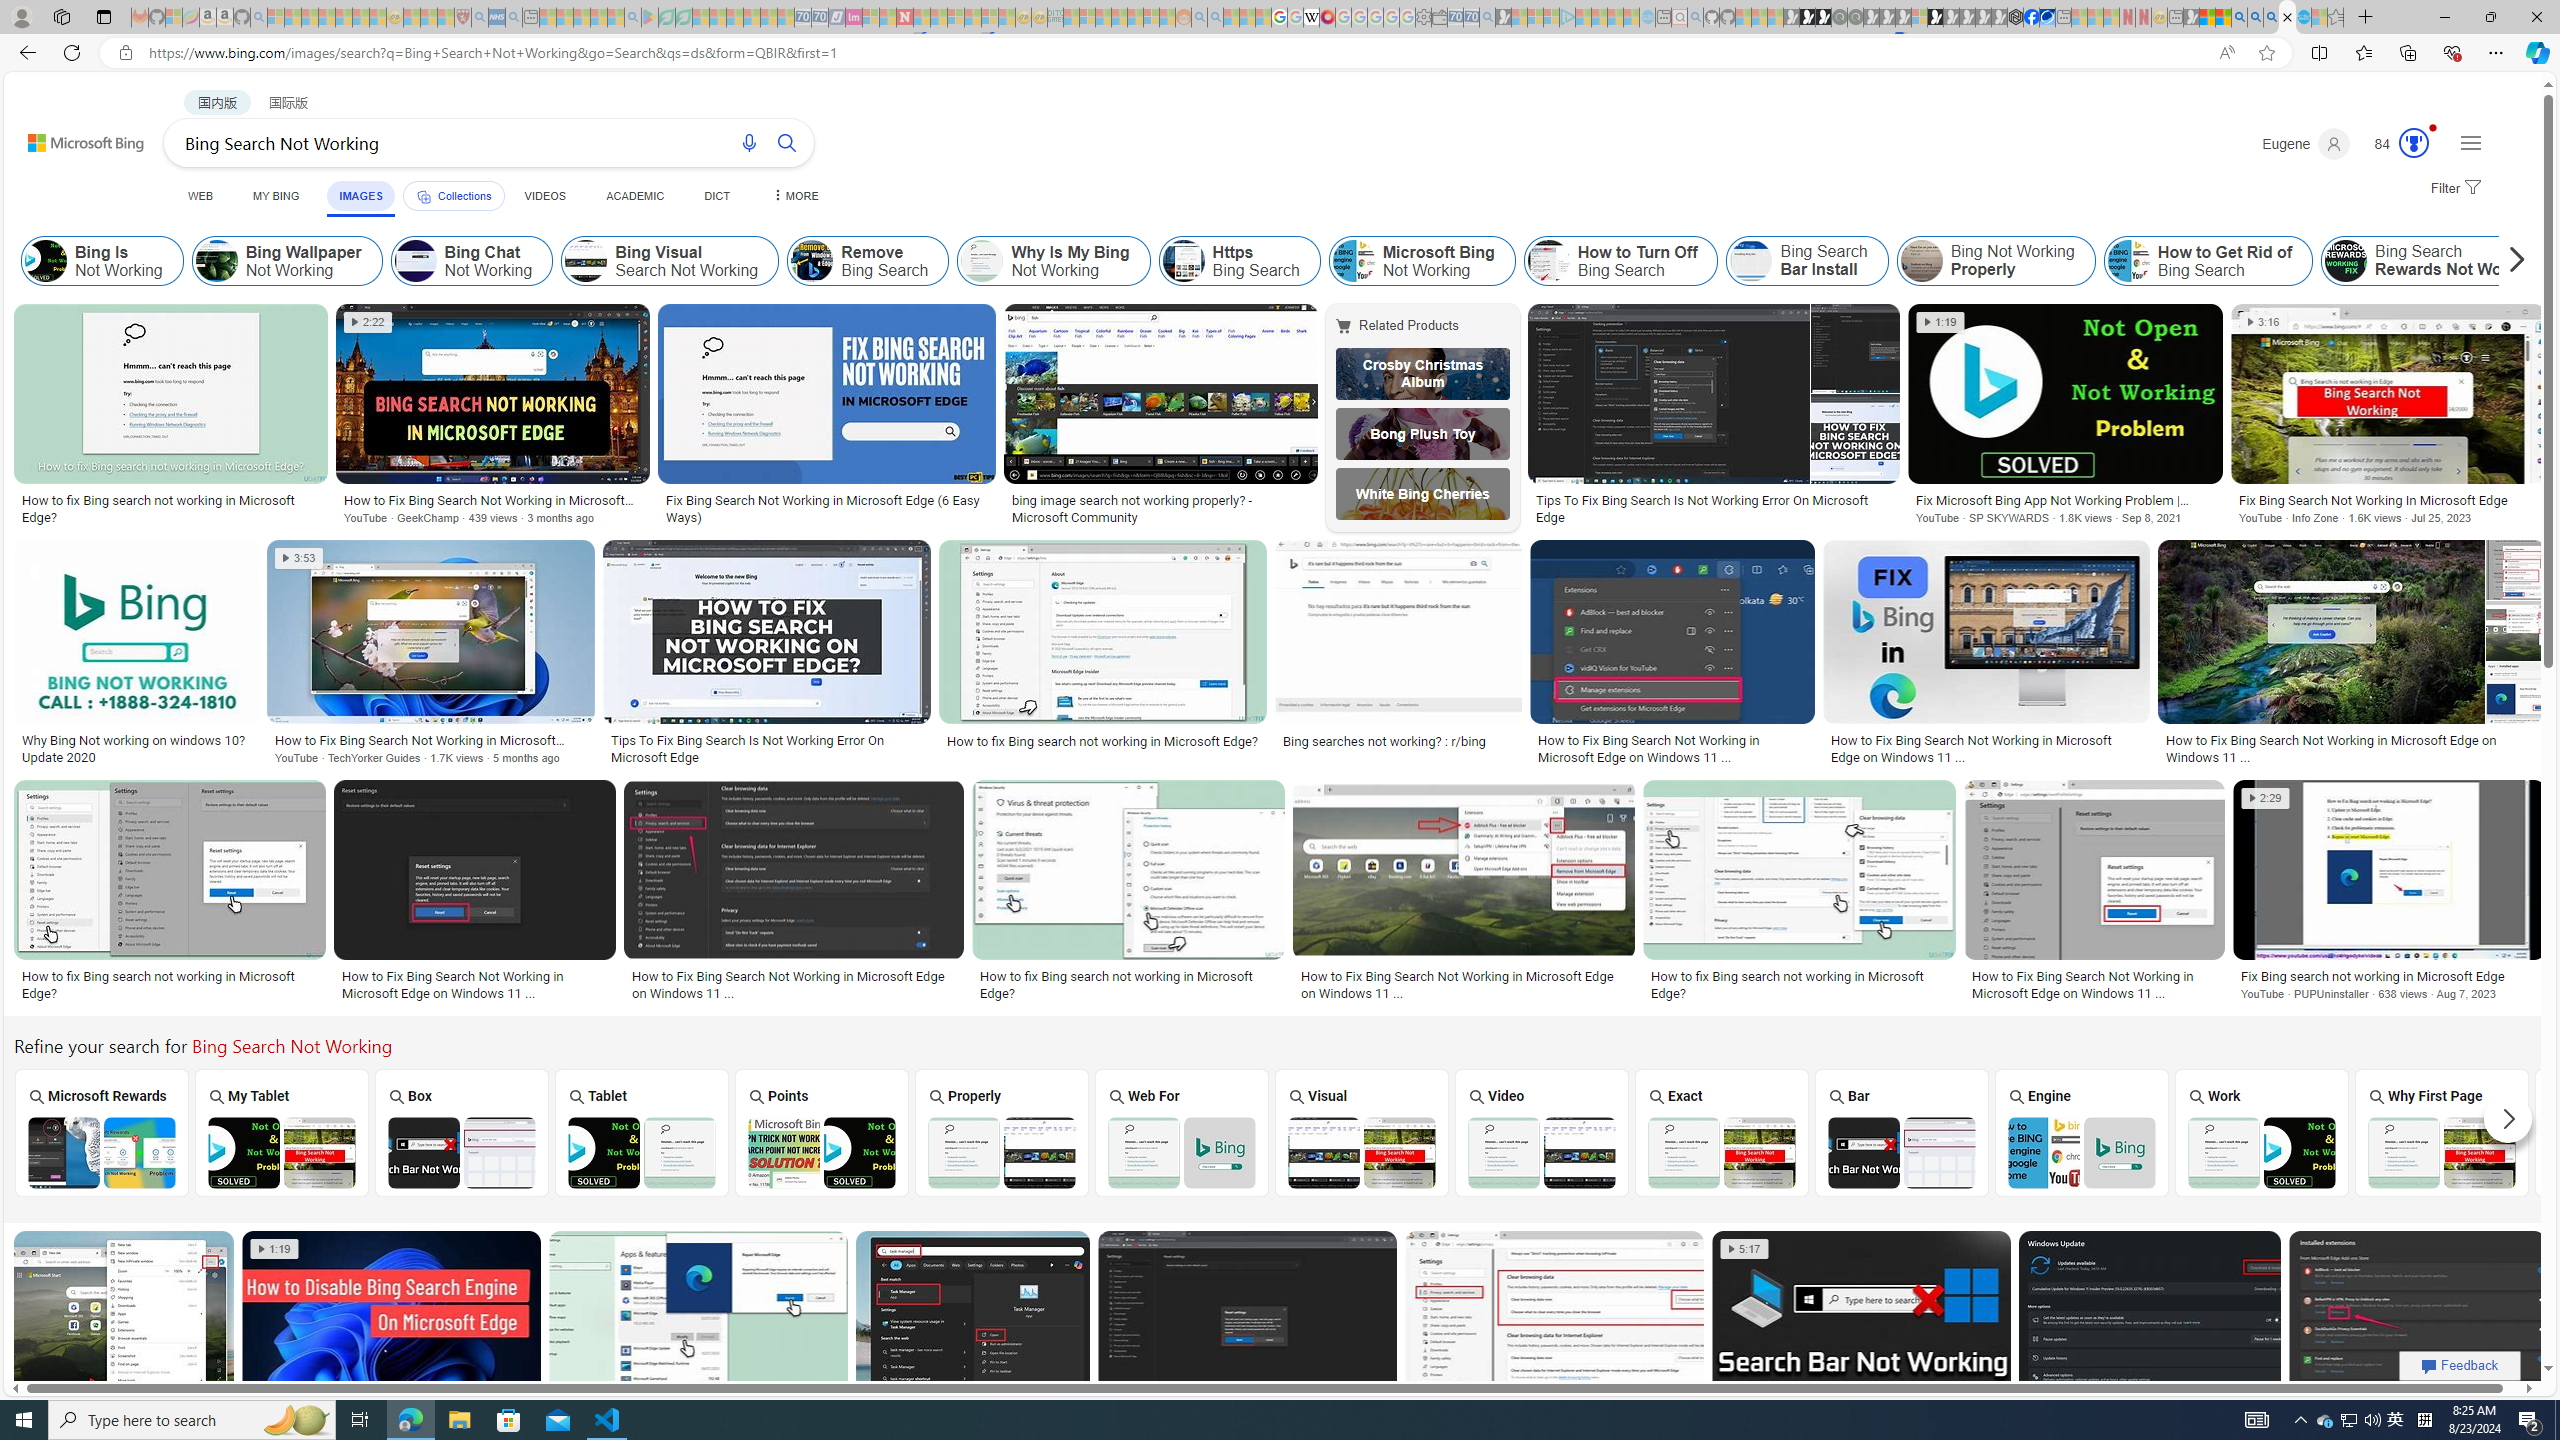 Image resolution: width=2560 pixels, height=1440 pixels. I want to click on 'How to Get Rid of Bing Search', so click(2209, 260).